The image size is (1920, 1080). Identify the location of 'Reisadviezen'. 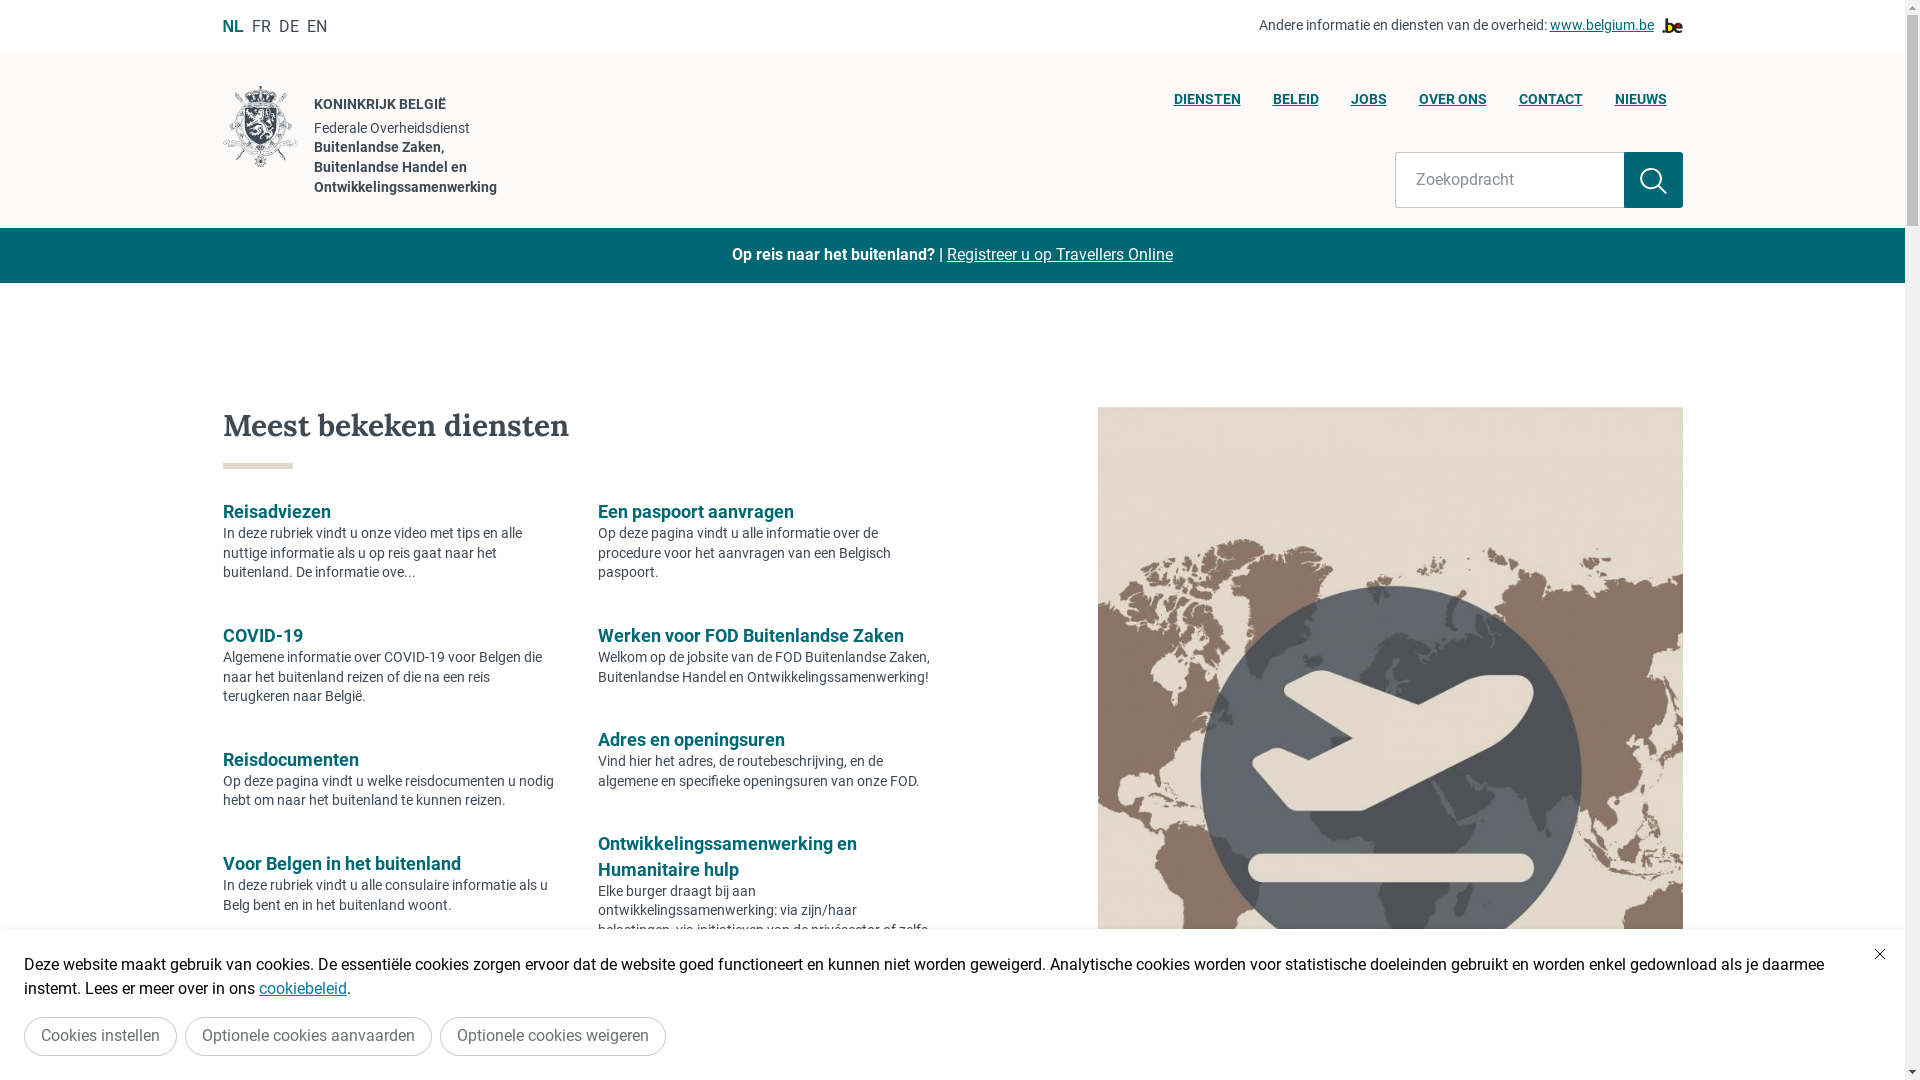
(274, 510).